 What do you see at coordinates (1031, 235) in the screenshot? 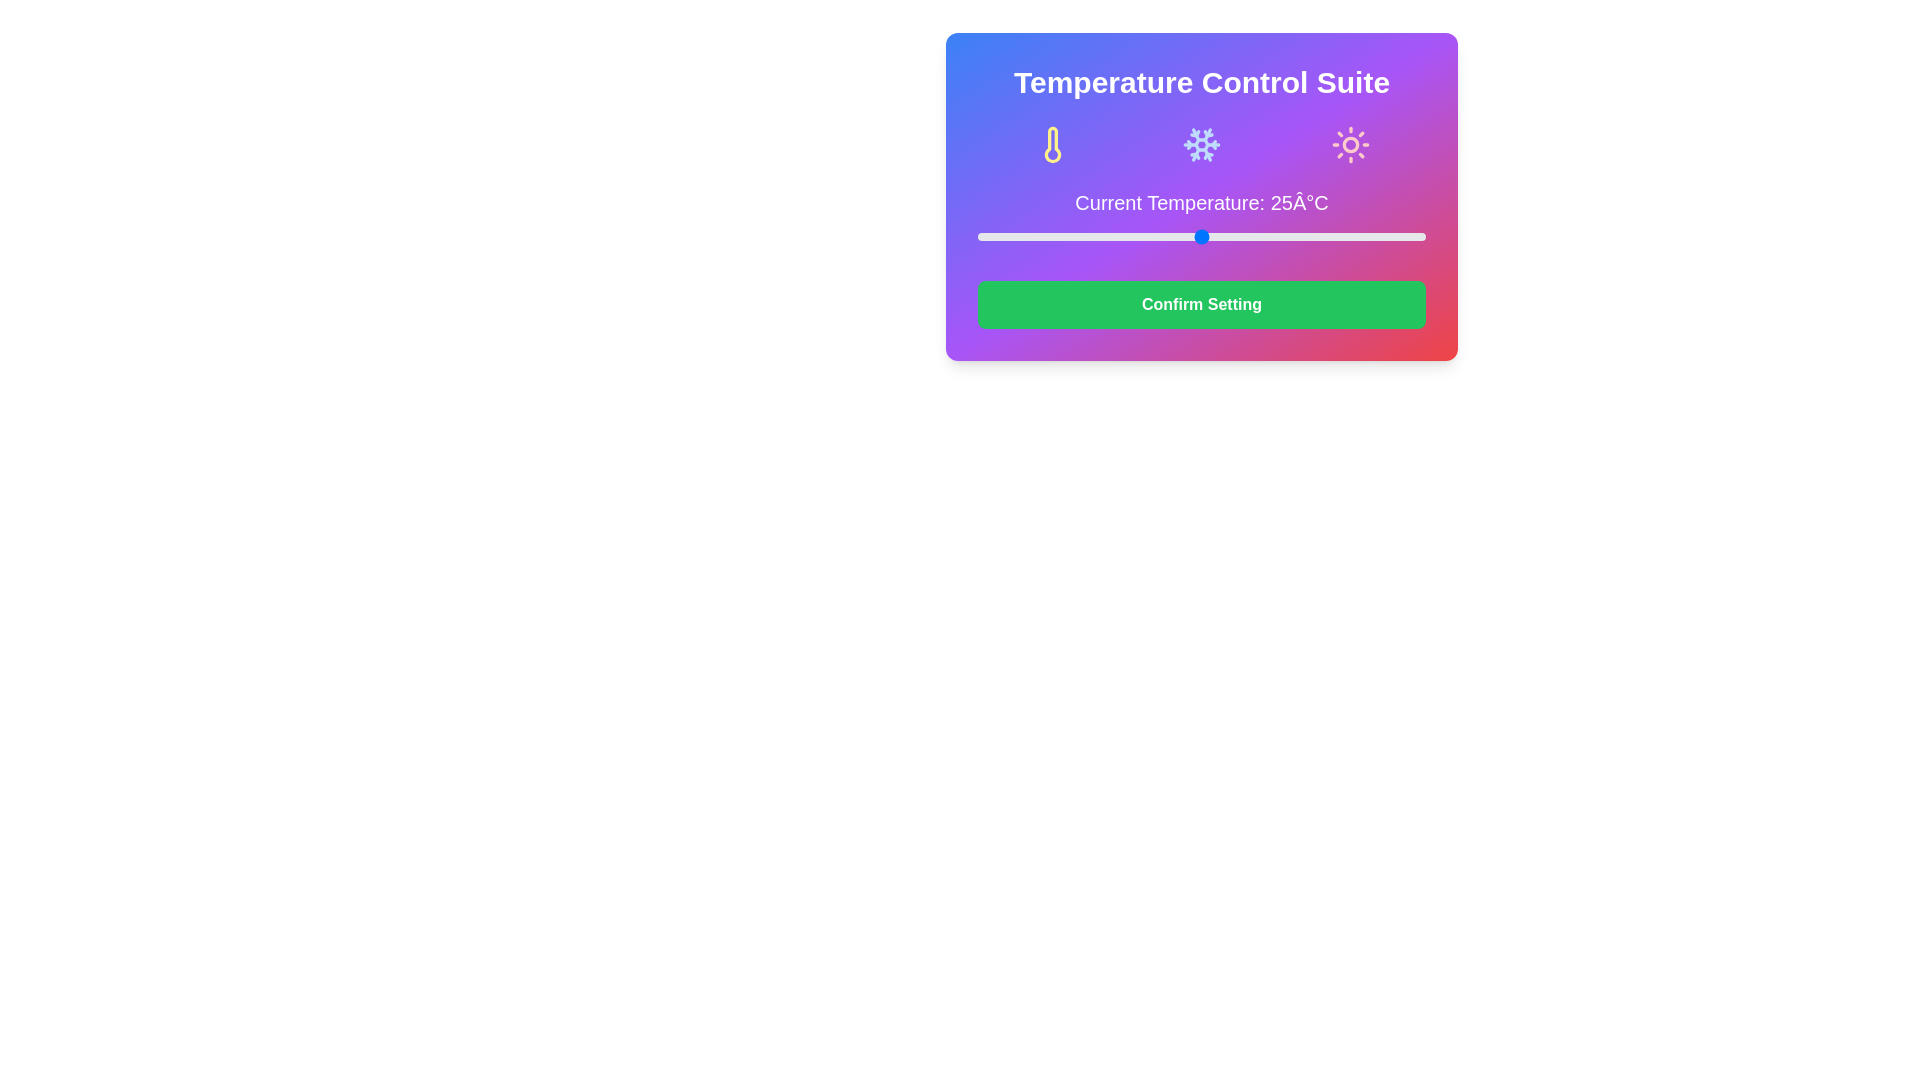
I see `the temperature slider to set the temperature to 6°C` at bounding box center [1031, 235].